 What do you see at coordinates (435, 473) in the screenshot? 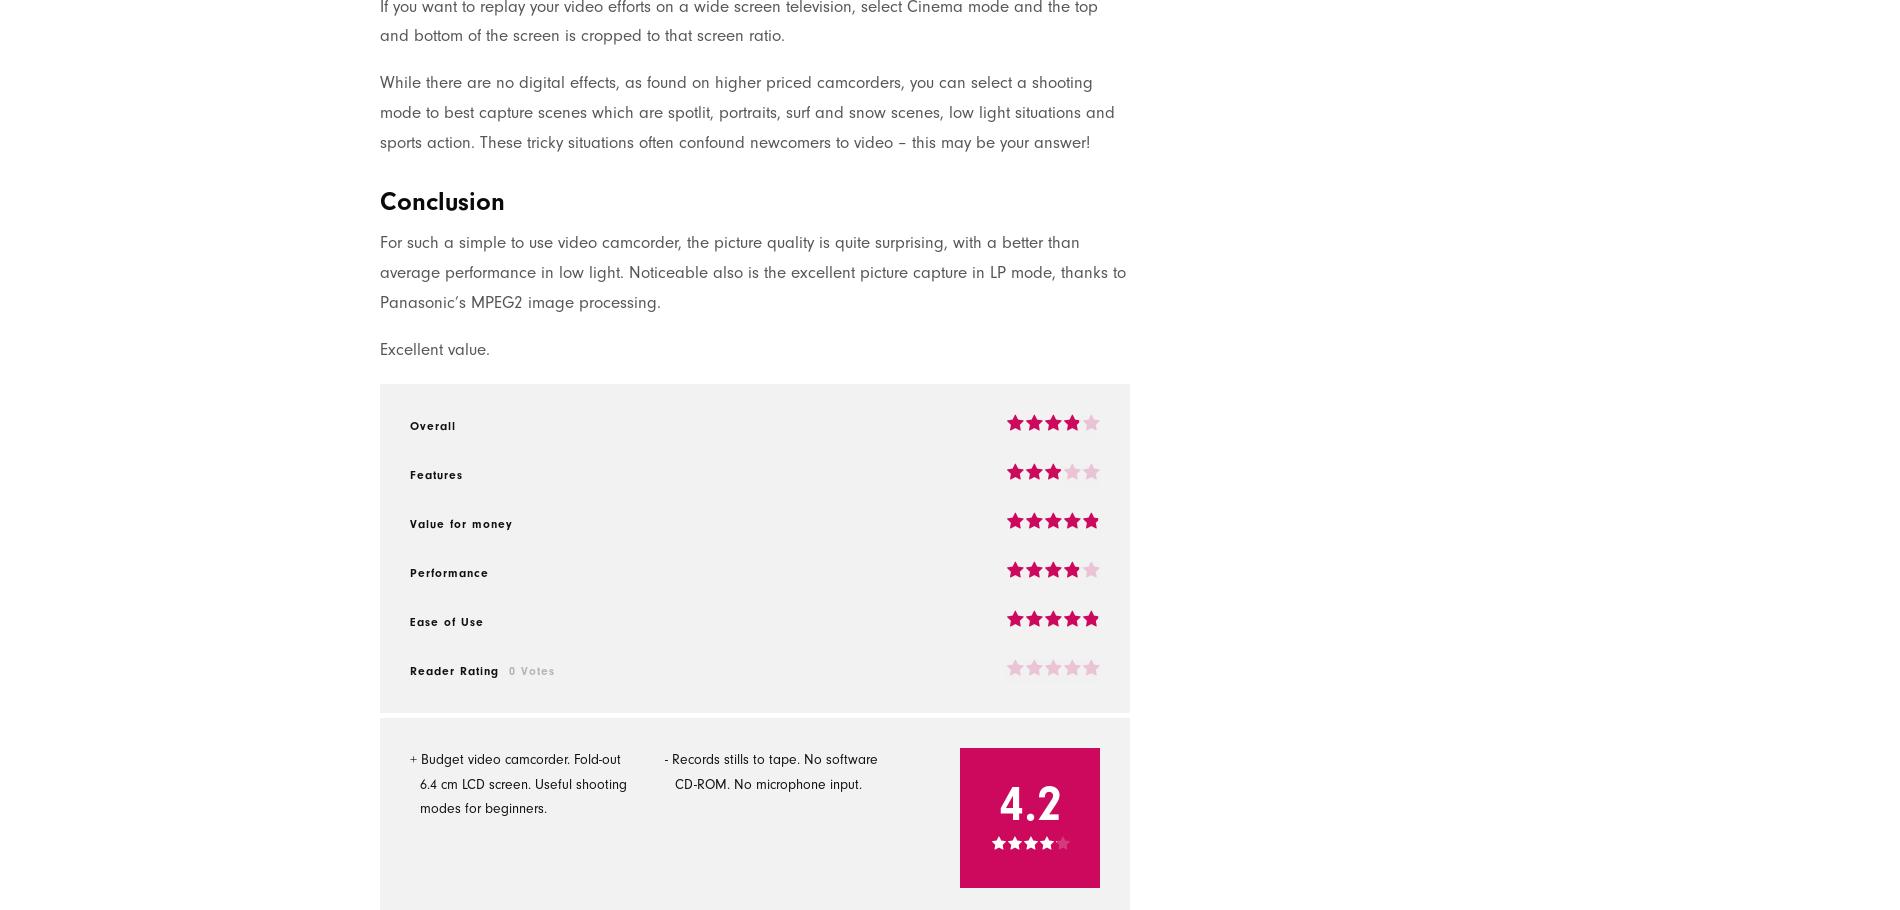
I see `'Features'` at bounding box center [435, 473].